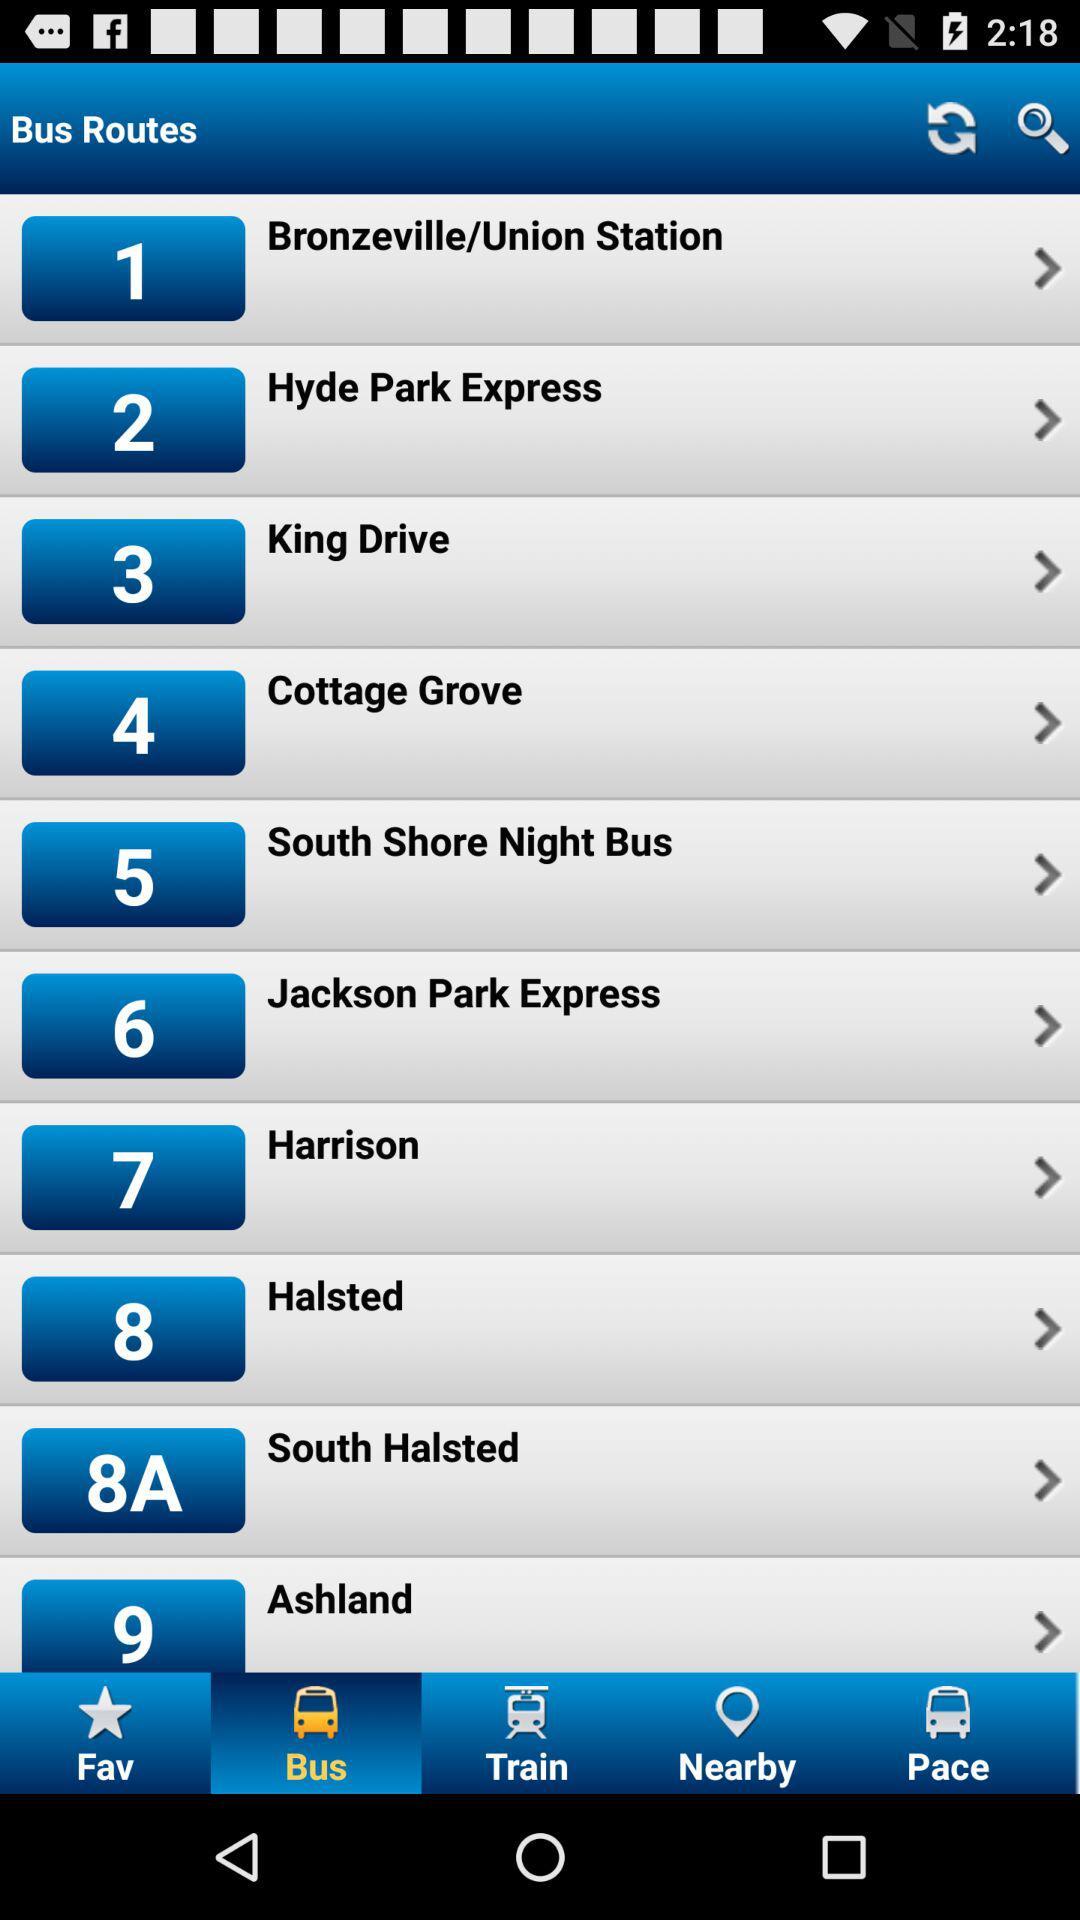  What do you see at coordinates (133, 874) in the screenshot?
I see `icon to the left of the south shore night app` at bounding box center [133, 874].